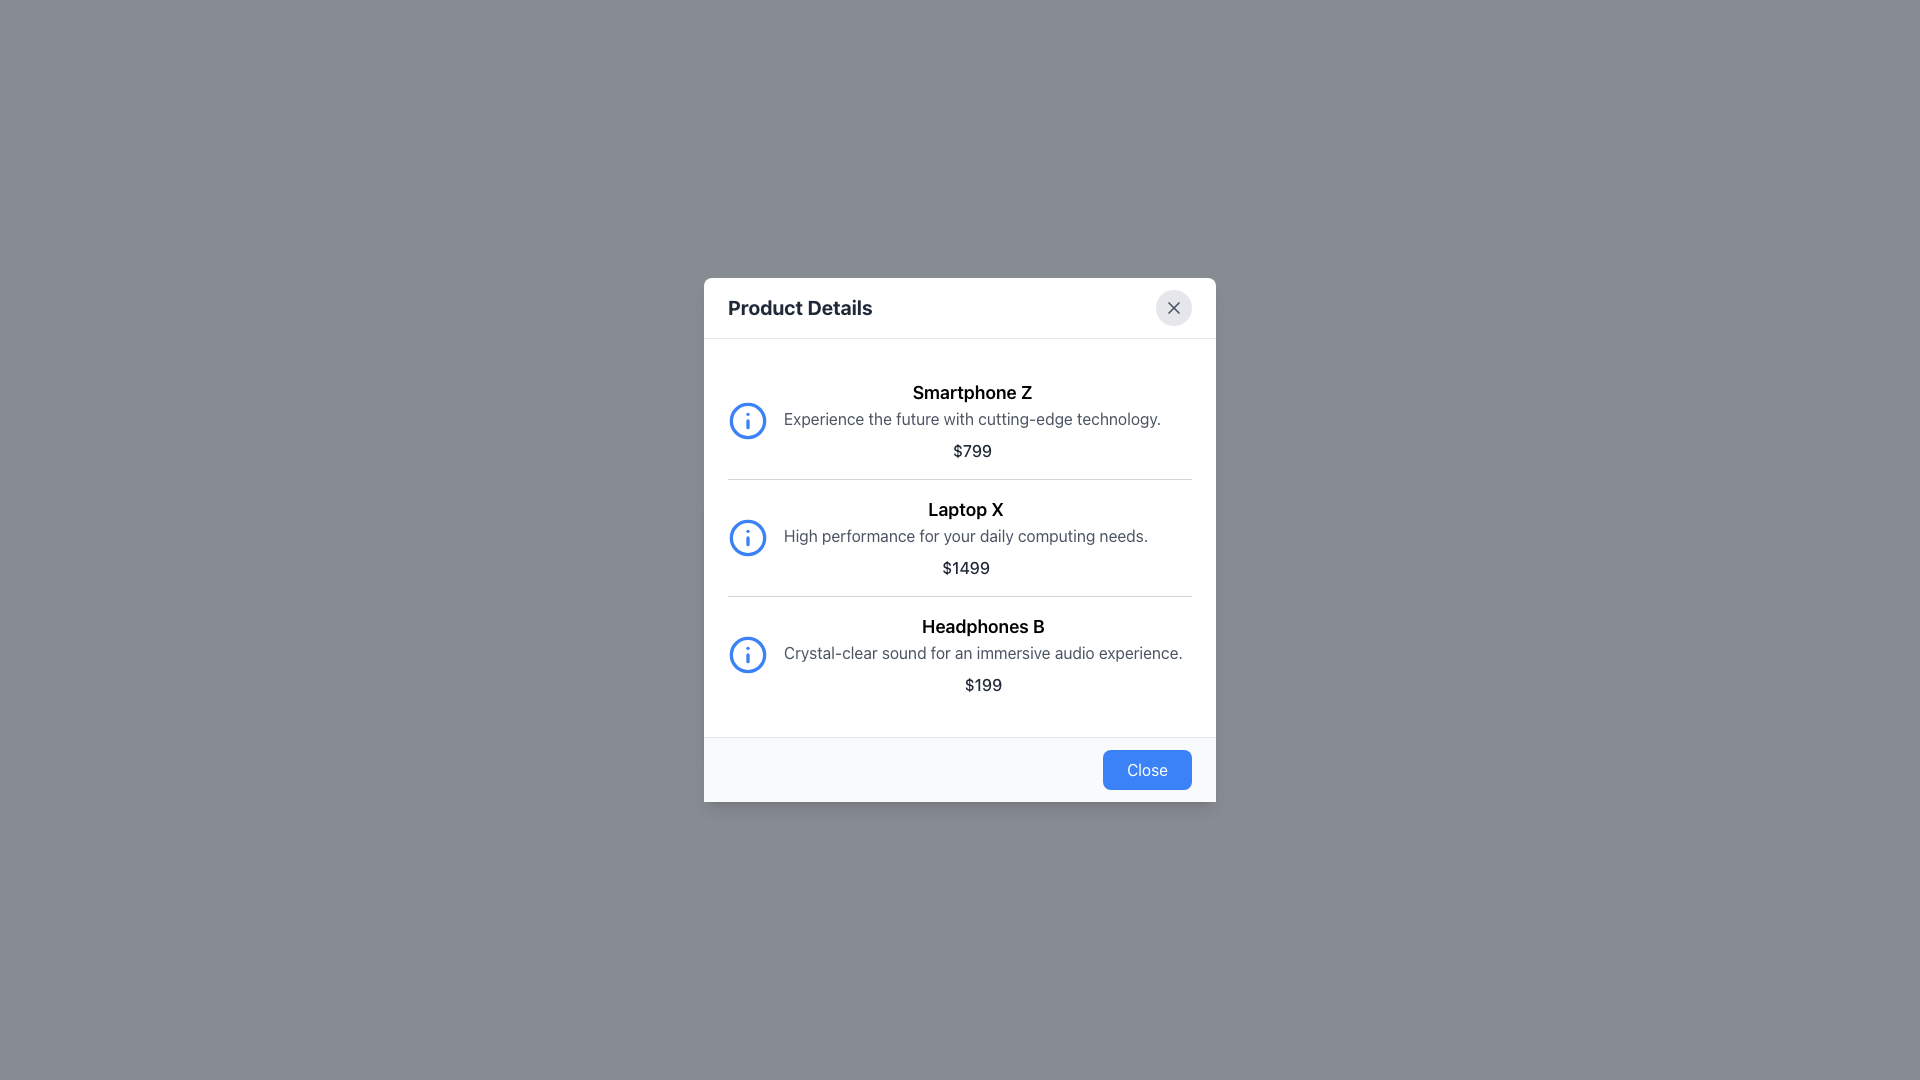  Describe the element at coordinates (983, 652) in the screenshot. I see `the descriptive text label providing information about the product 'Headphones B', which is located below the heading and above the price` at that location.